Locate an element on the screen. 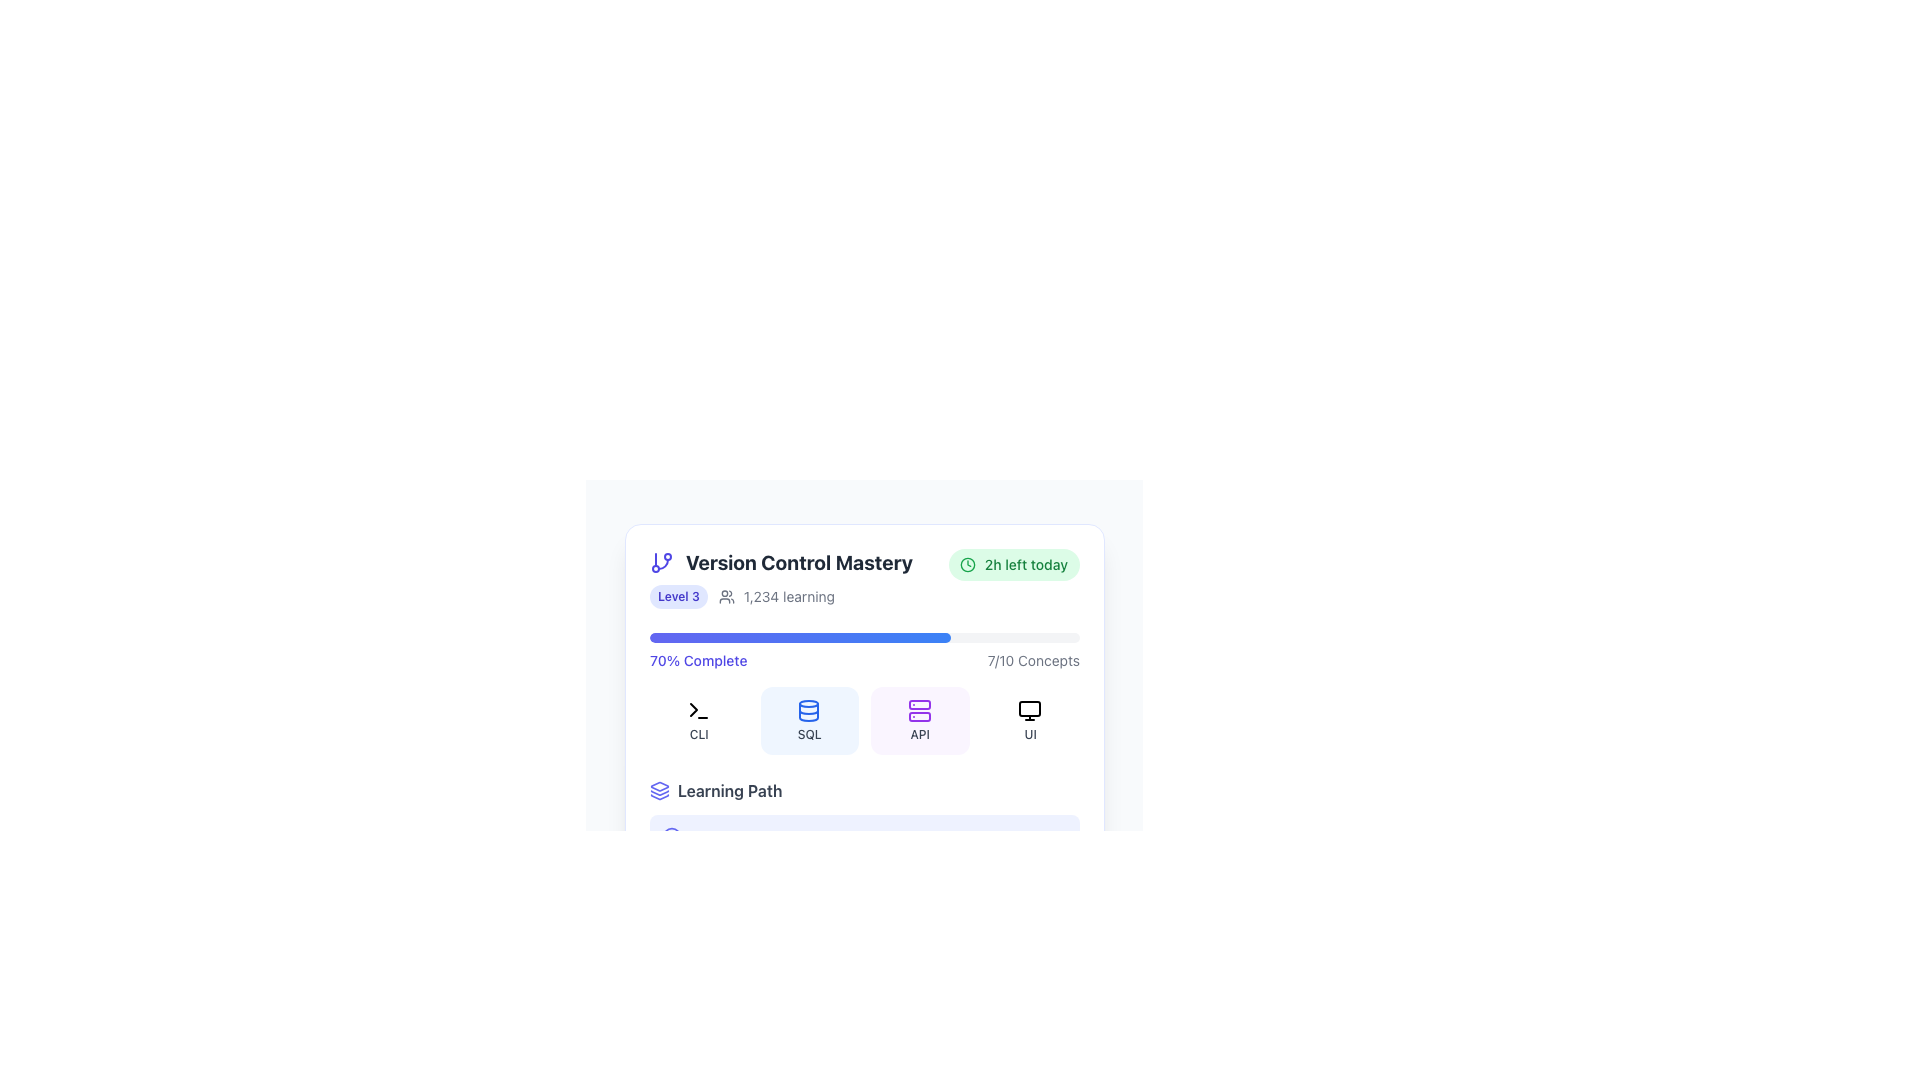  the terminal icon representing 'CLI', which is outlined in green and located within the top-left card labeled 'CLI' is located at coordinates (698, 709).